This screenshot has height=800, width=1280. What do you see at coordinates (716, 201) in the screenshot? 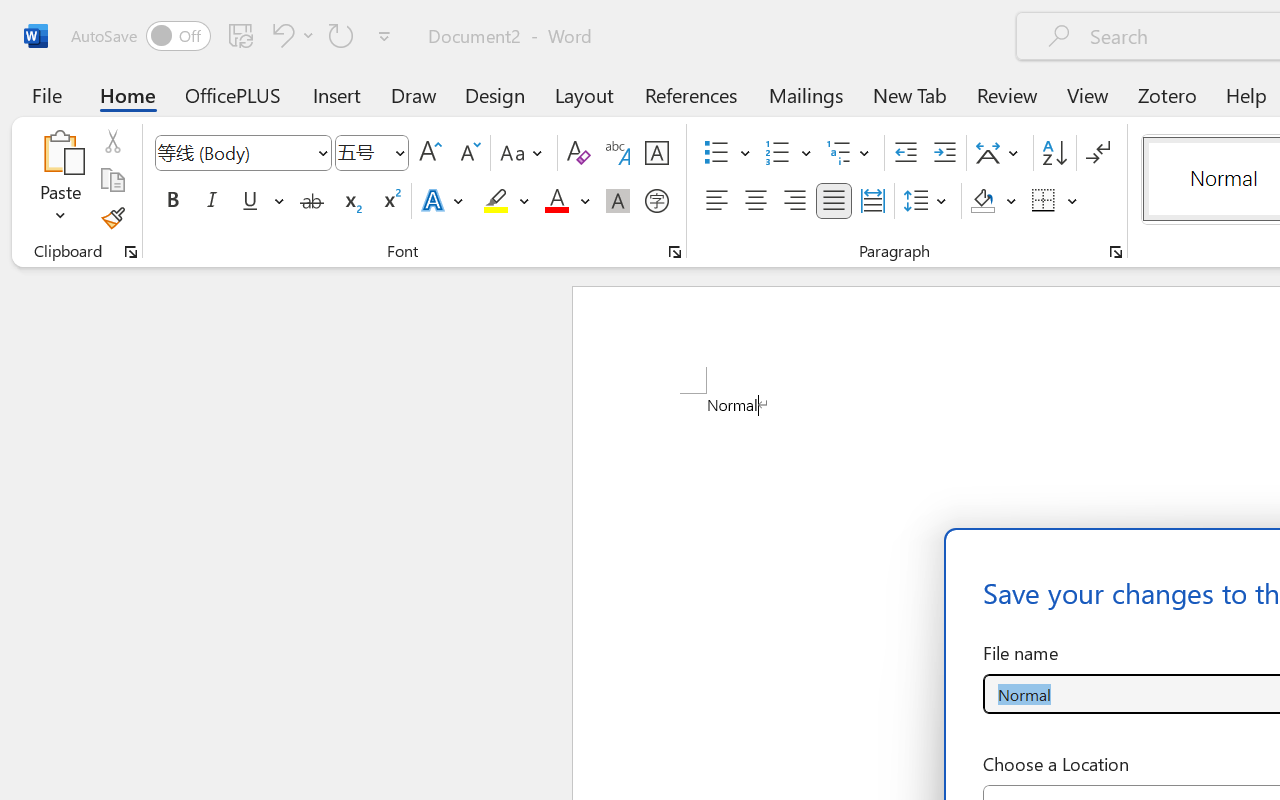
I see `'Align Left'` at bounding box center [716, 201].